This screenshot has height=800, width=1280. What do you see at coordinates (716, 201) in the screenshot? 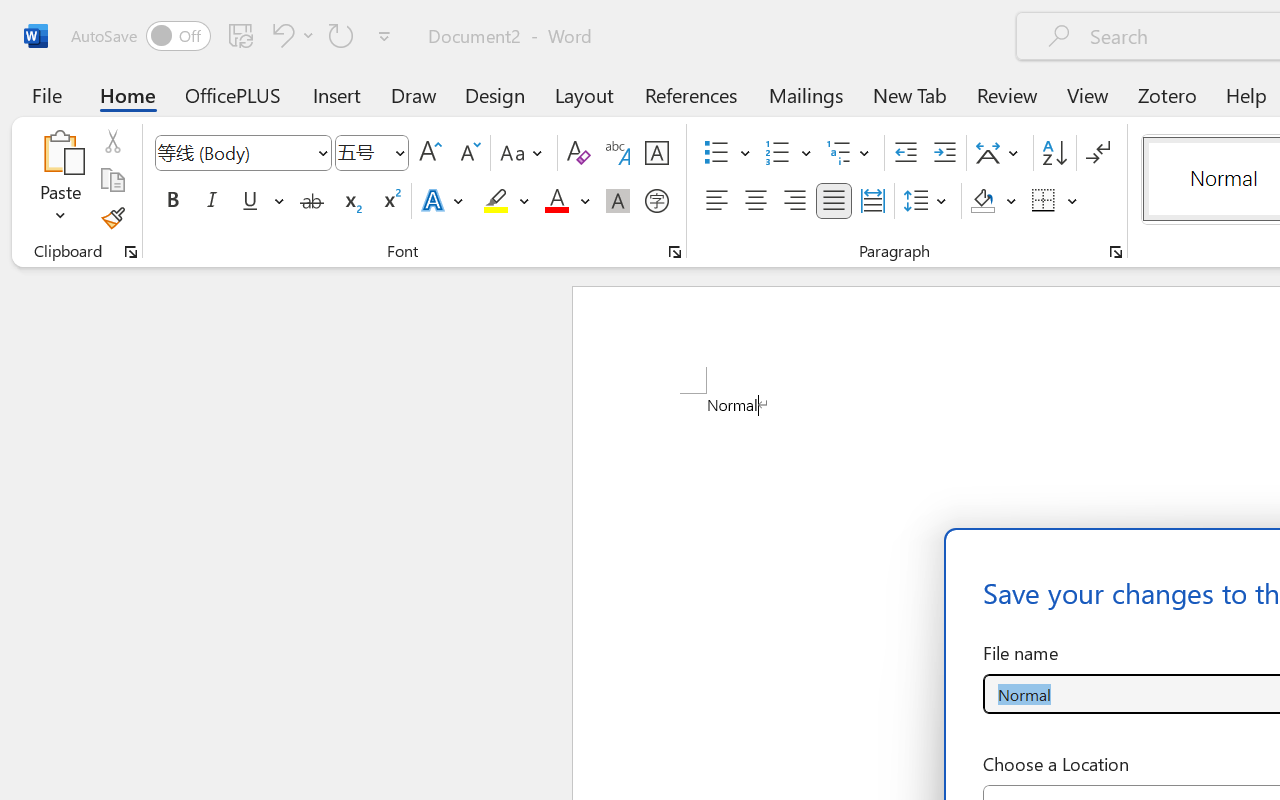
I see `'Align Left'` at bounding box center [716, 201].